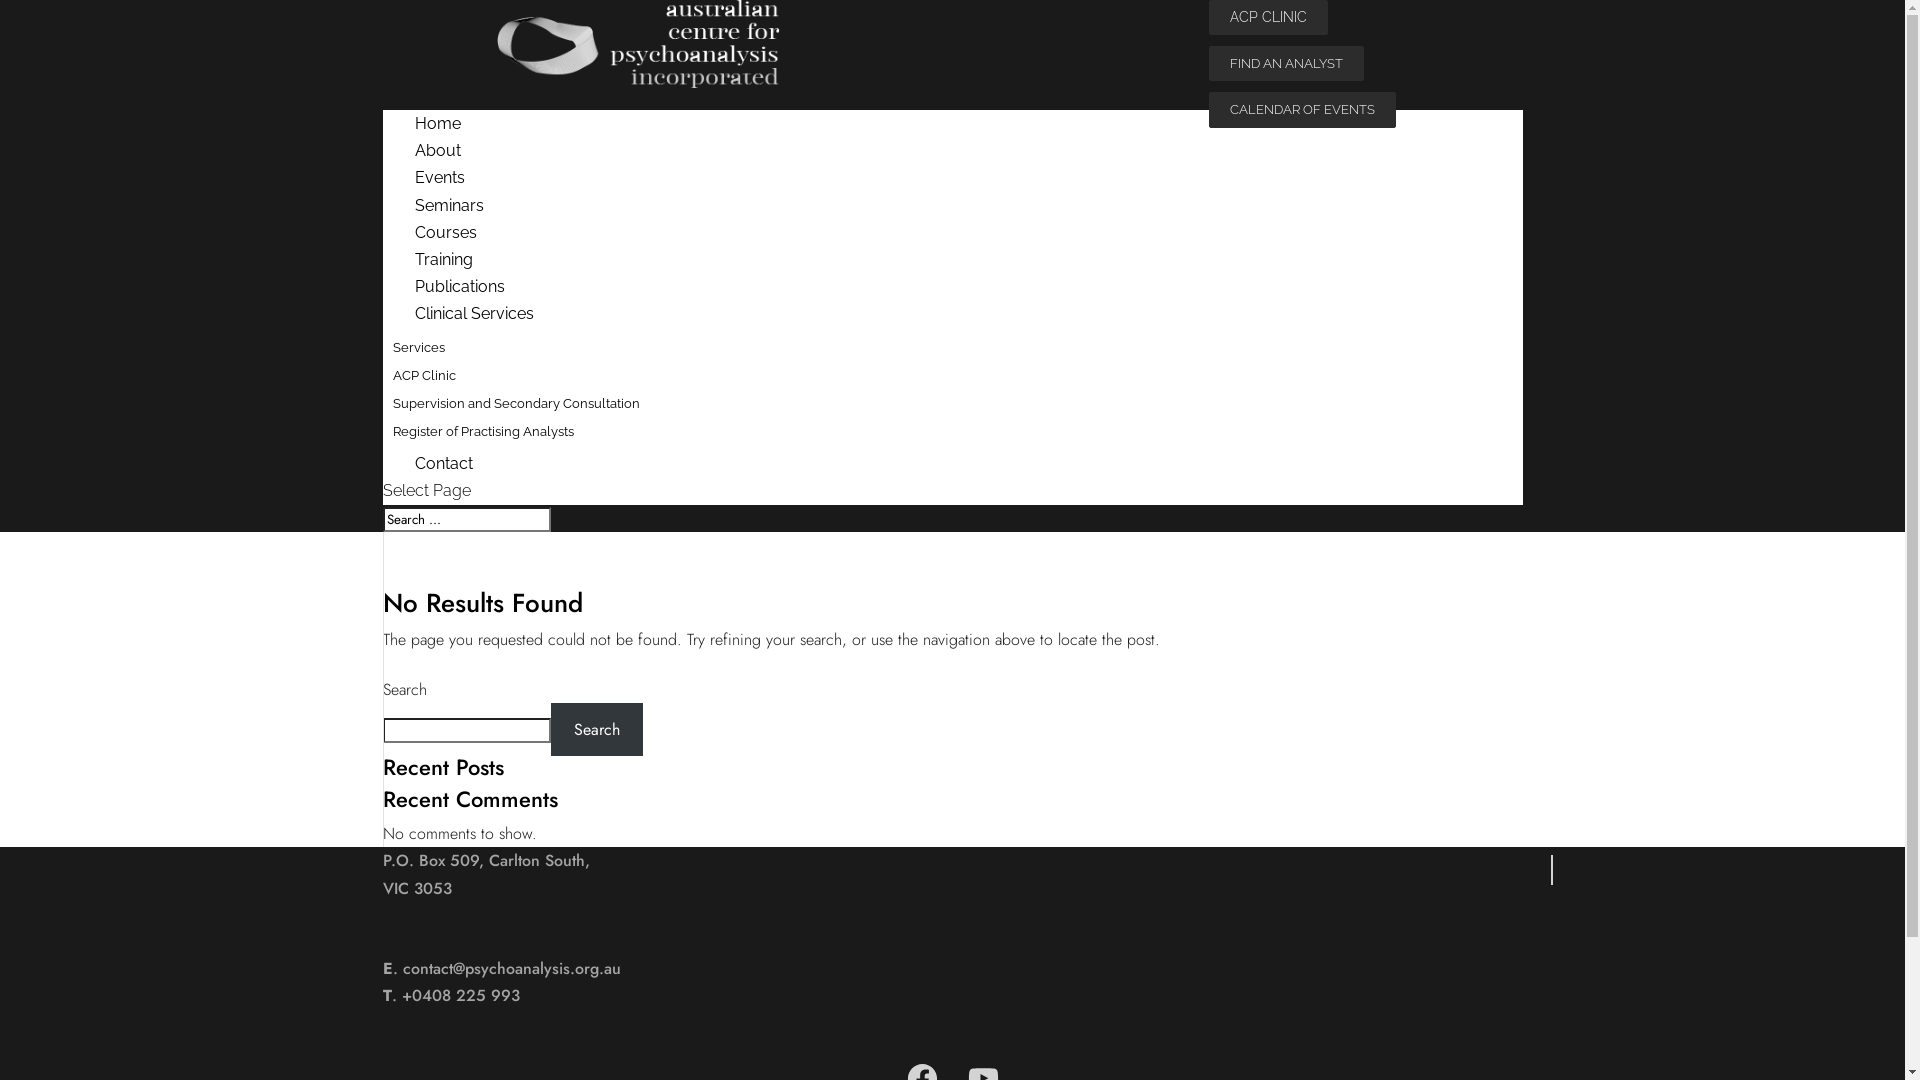 Image resolution: width=1920 pixels, height=1080 pixels. Describe the element at coordinates (382, 176) in the screenshot. I see `'Events'` at that location.